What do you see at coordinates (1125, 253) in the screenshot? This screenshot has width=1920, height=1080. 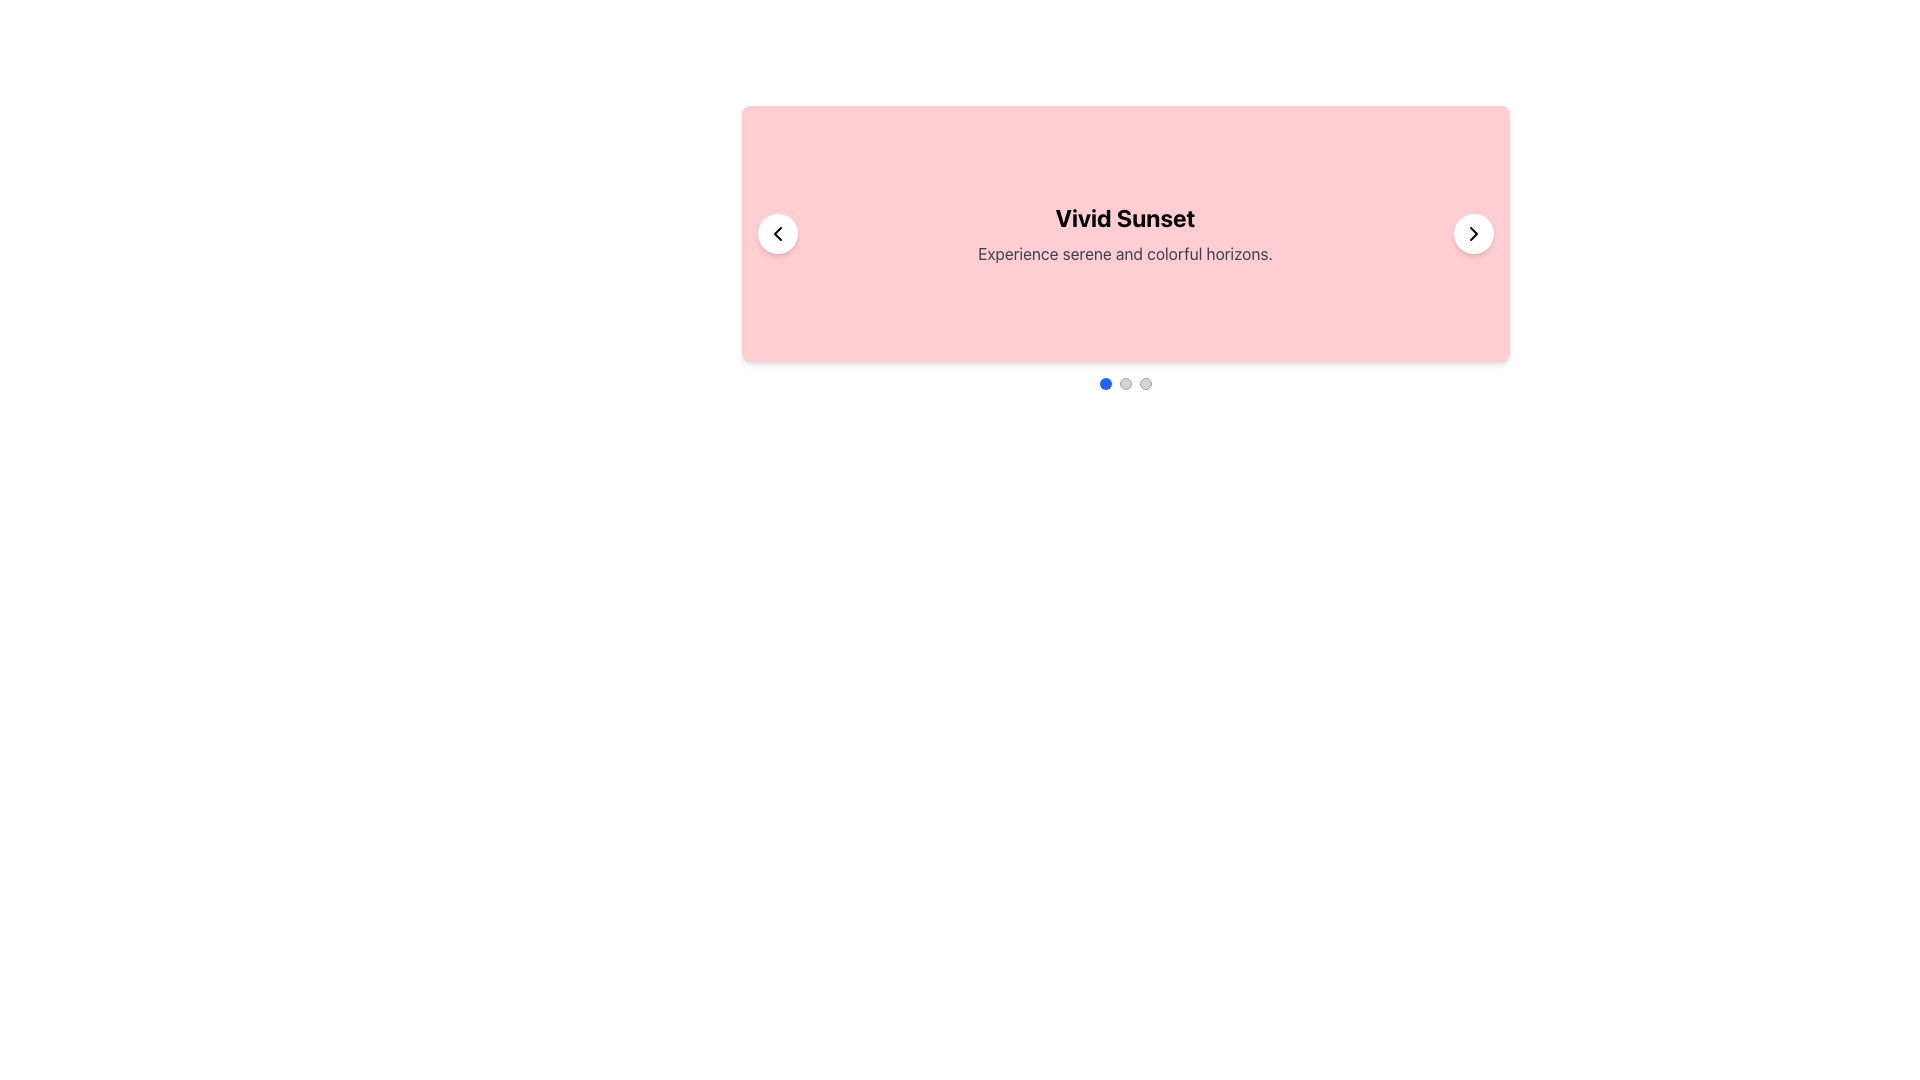 I see `the Text Label that provides additional descriptive text below the 'Vivid Sunset' heading in the centered pink box` at bounding box center [1125, 253].